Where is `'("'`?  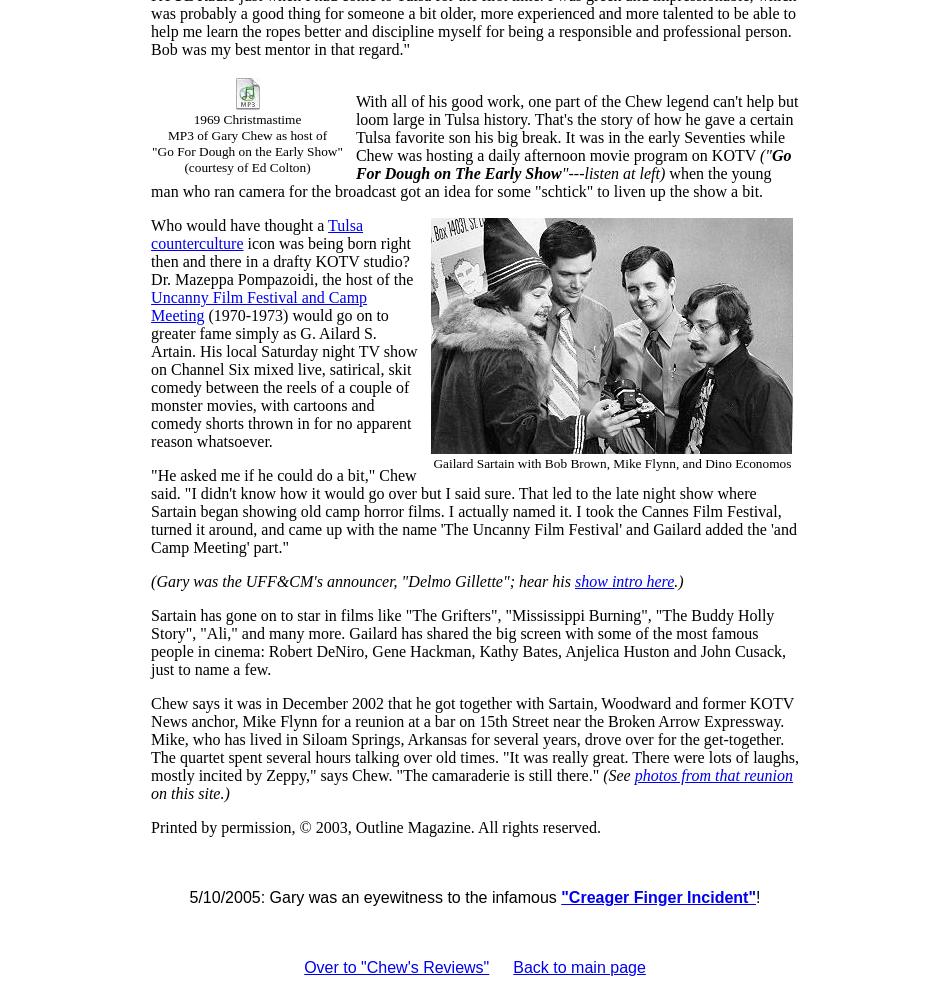
'("' is located at coordinates (764, 154).